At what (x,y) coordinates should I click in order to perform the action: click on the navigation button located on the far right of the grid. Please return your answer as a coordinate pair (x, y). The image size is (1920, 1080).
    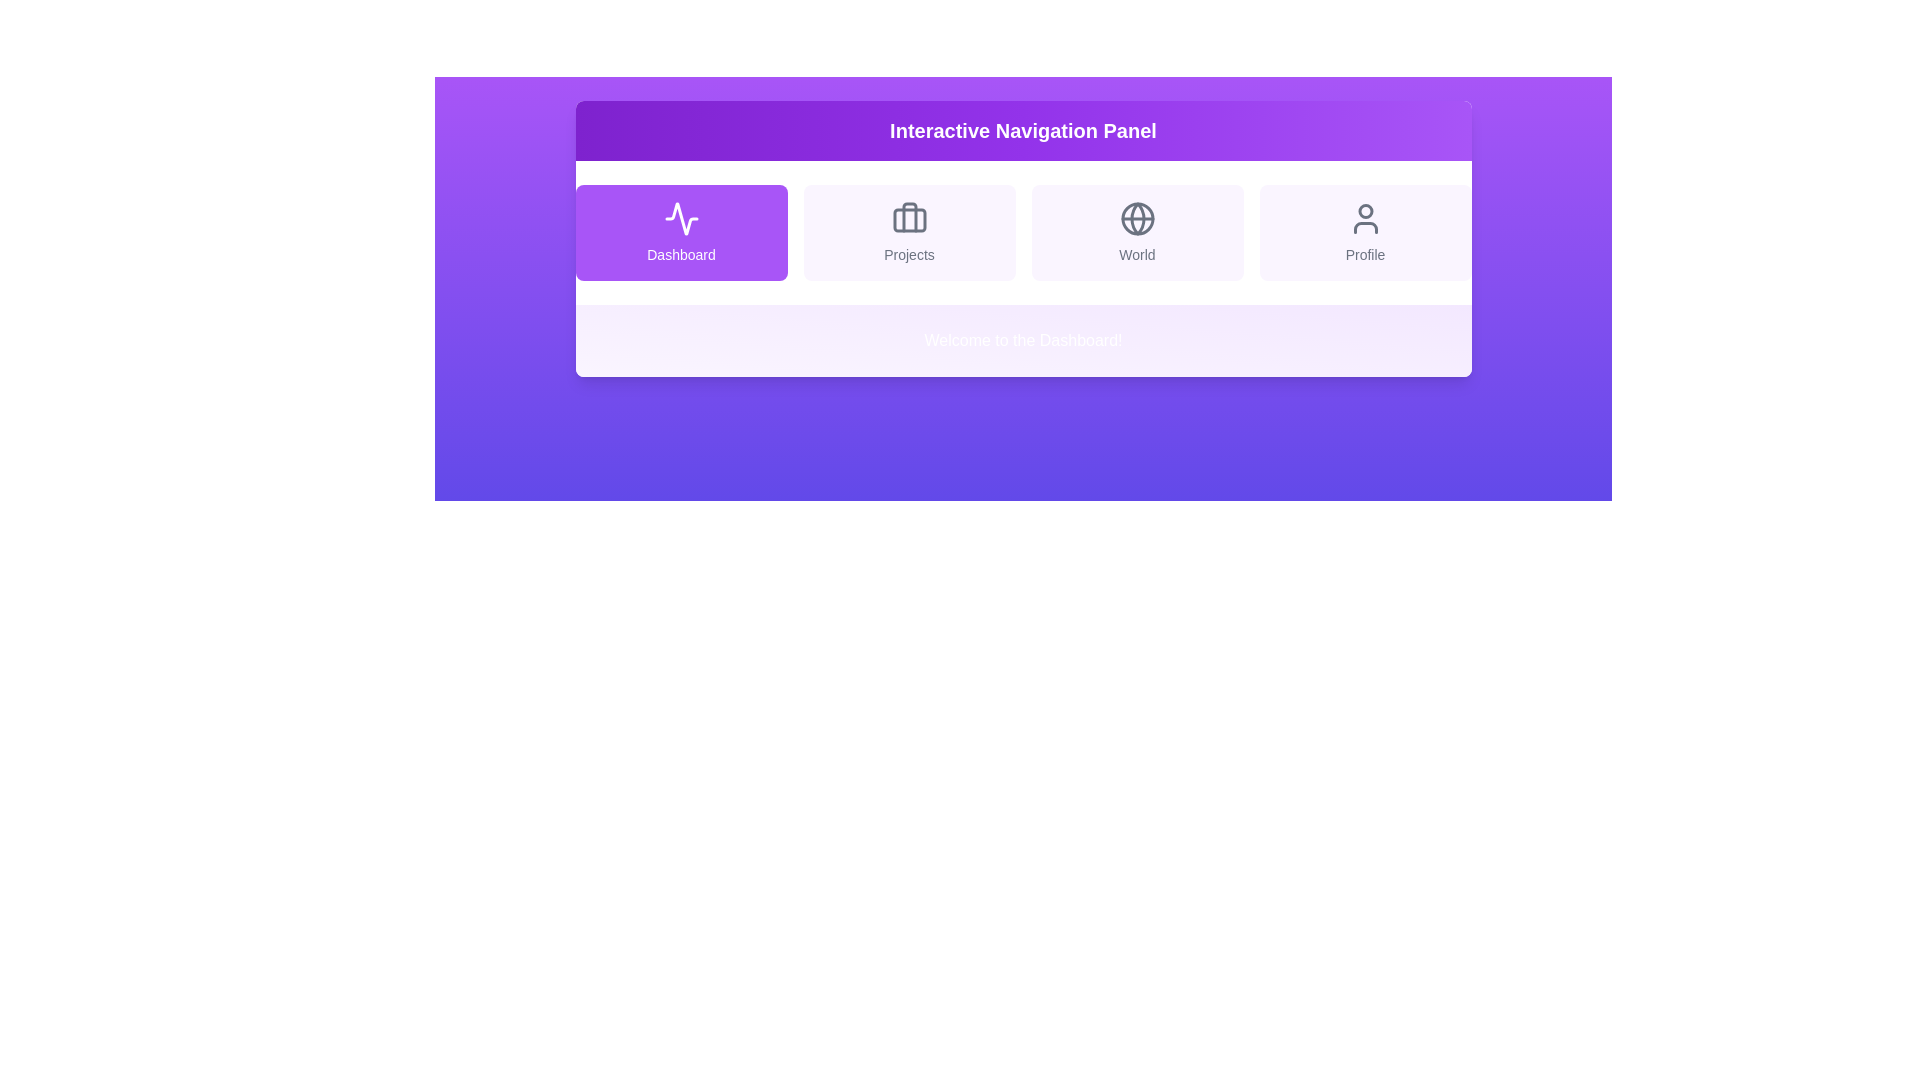
    Looking at the image, I should click on (1364, 231).